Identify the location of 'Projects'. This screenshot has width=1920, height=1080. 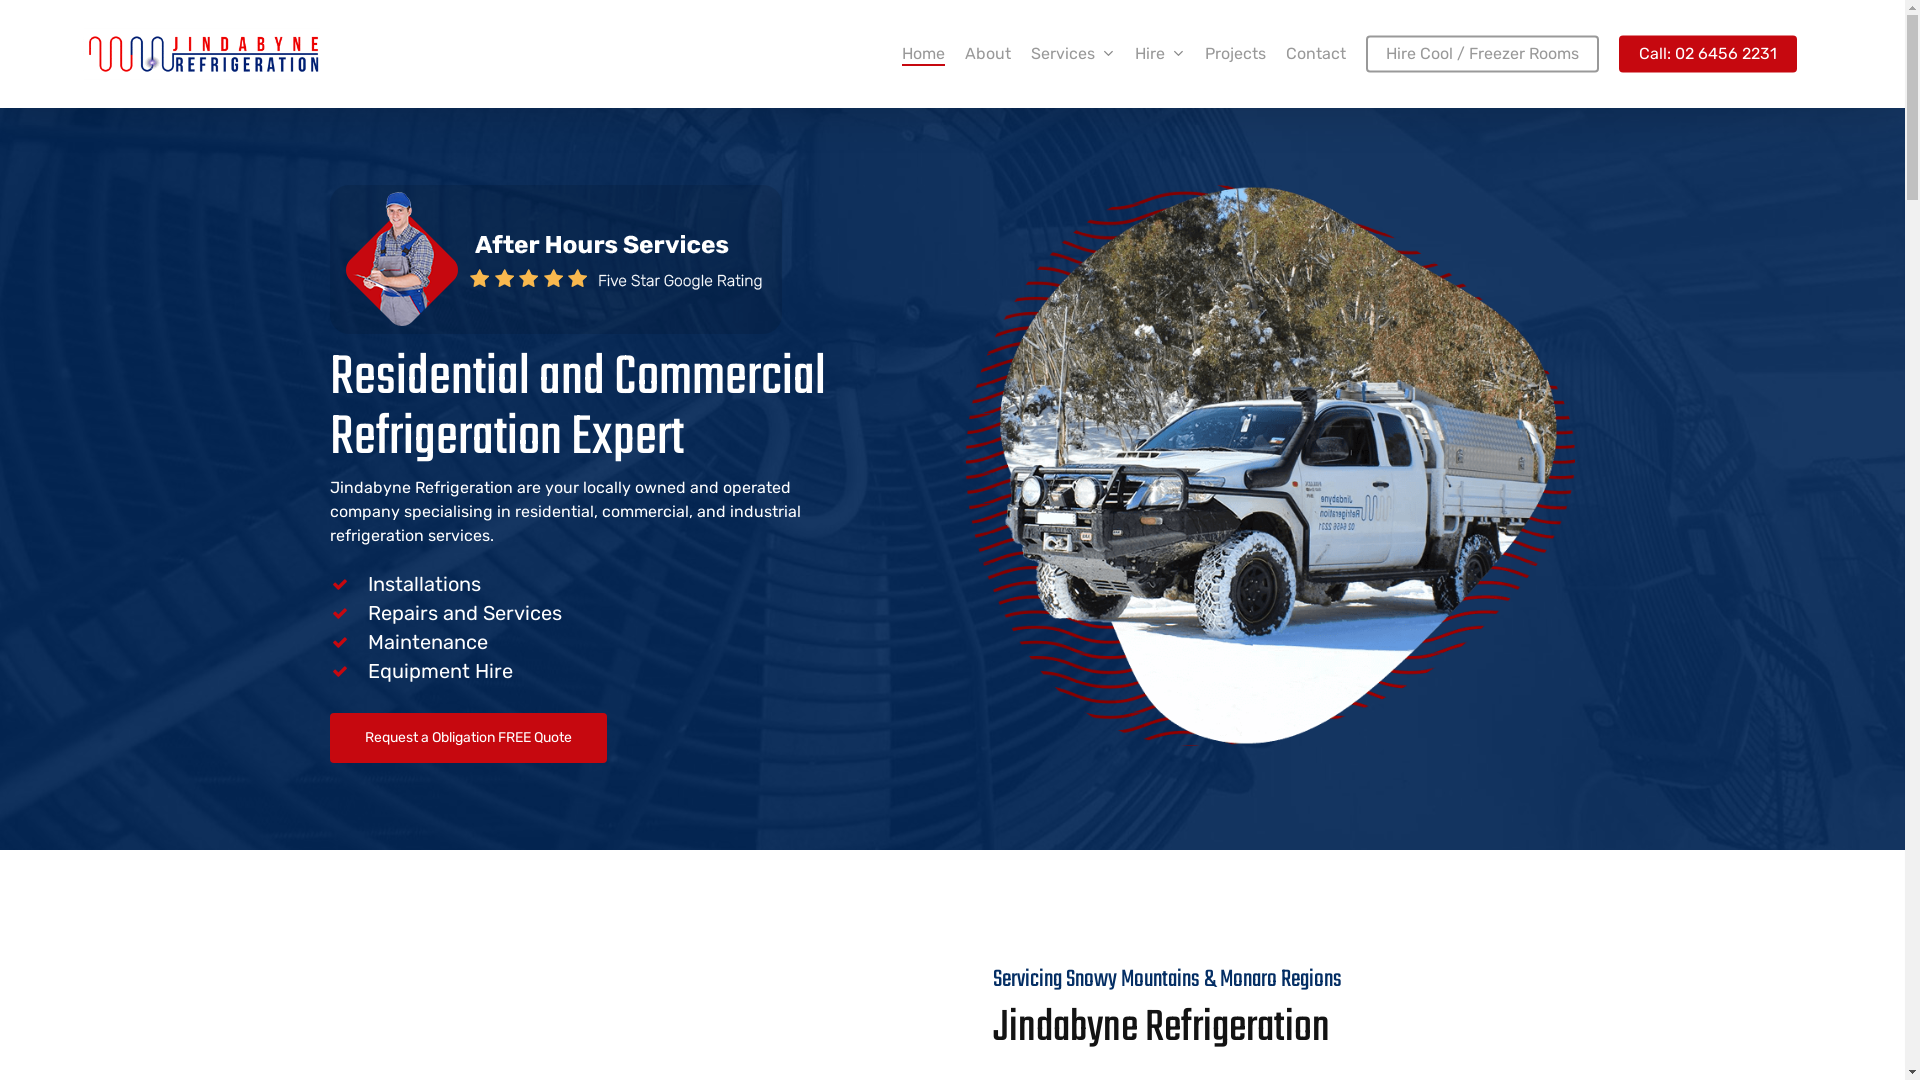
(1203, 53).